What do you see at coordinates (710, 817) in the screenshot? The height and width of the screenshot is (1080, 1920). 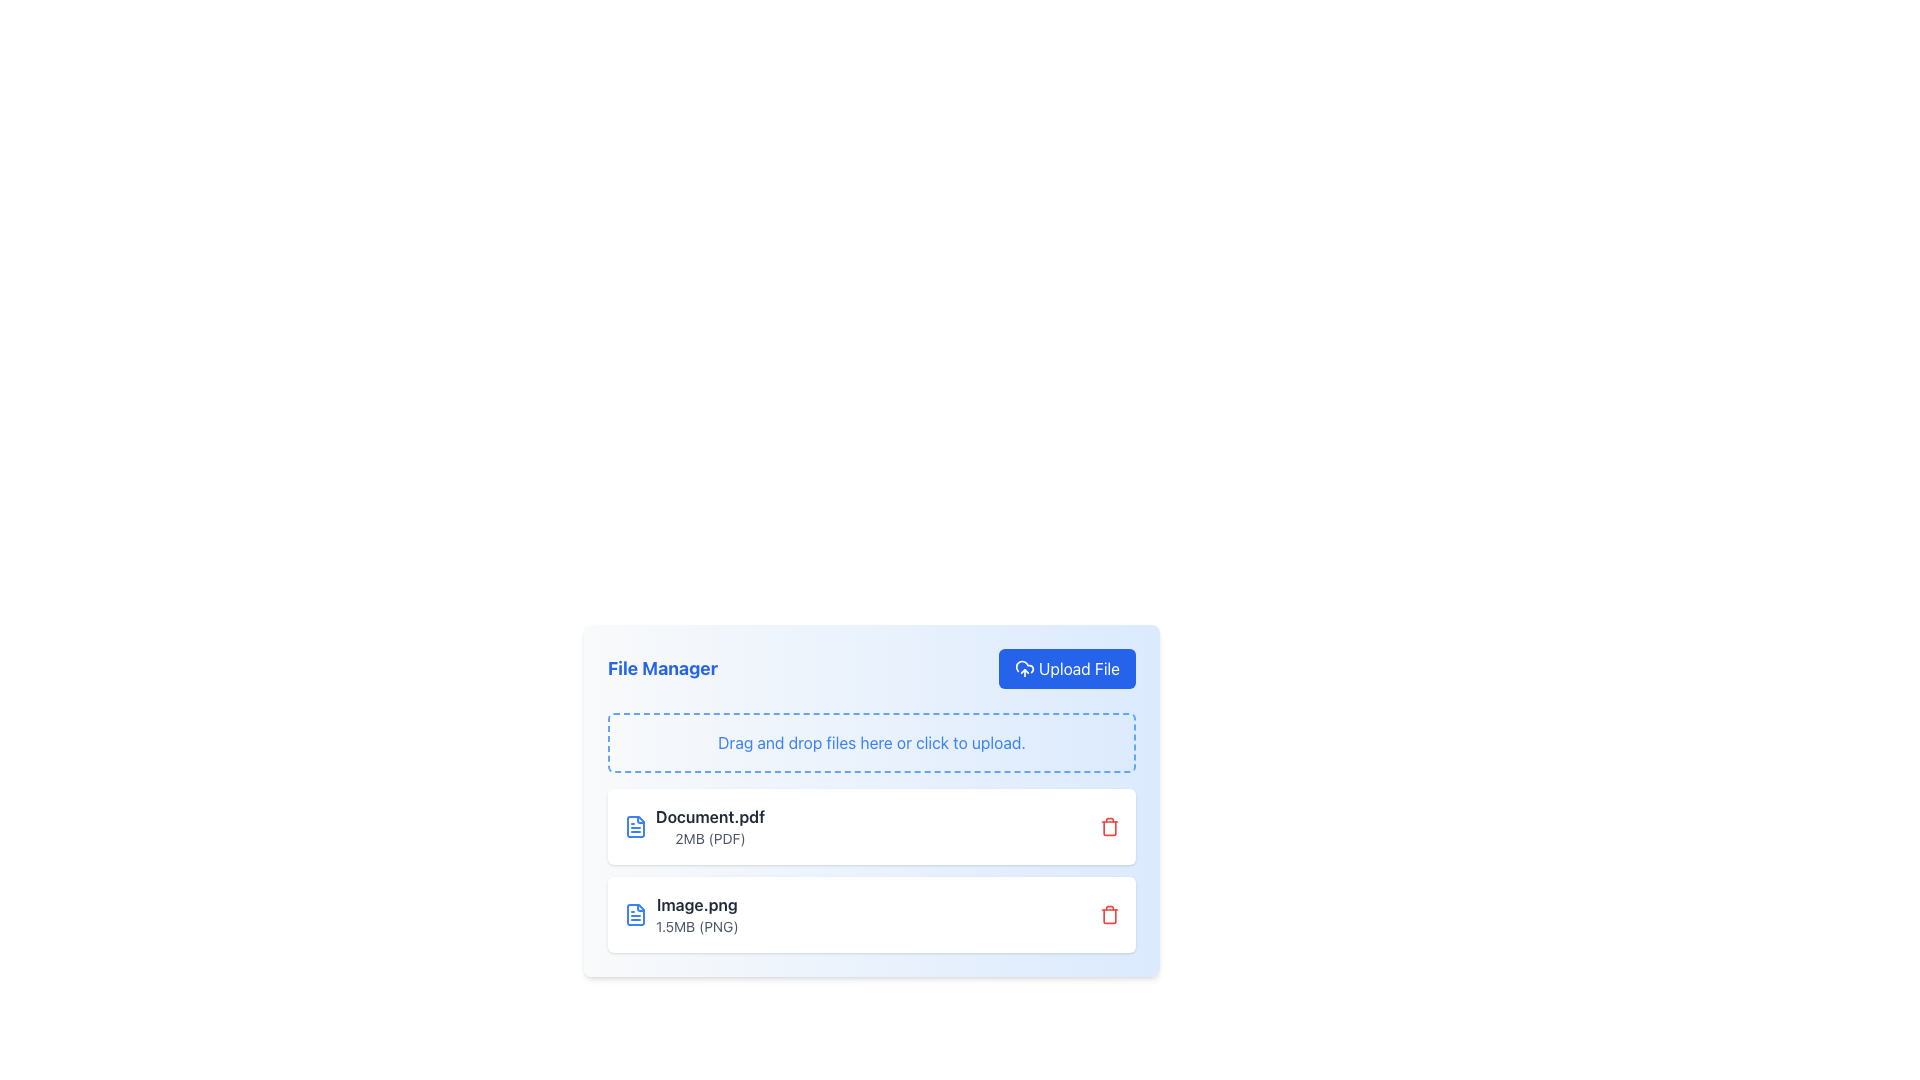 I see `the text label displaying the filename 'Document.pdf' in the File Manager section to perform file-related operations` at bounding box center [710, 817].